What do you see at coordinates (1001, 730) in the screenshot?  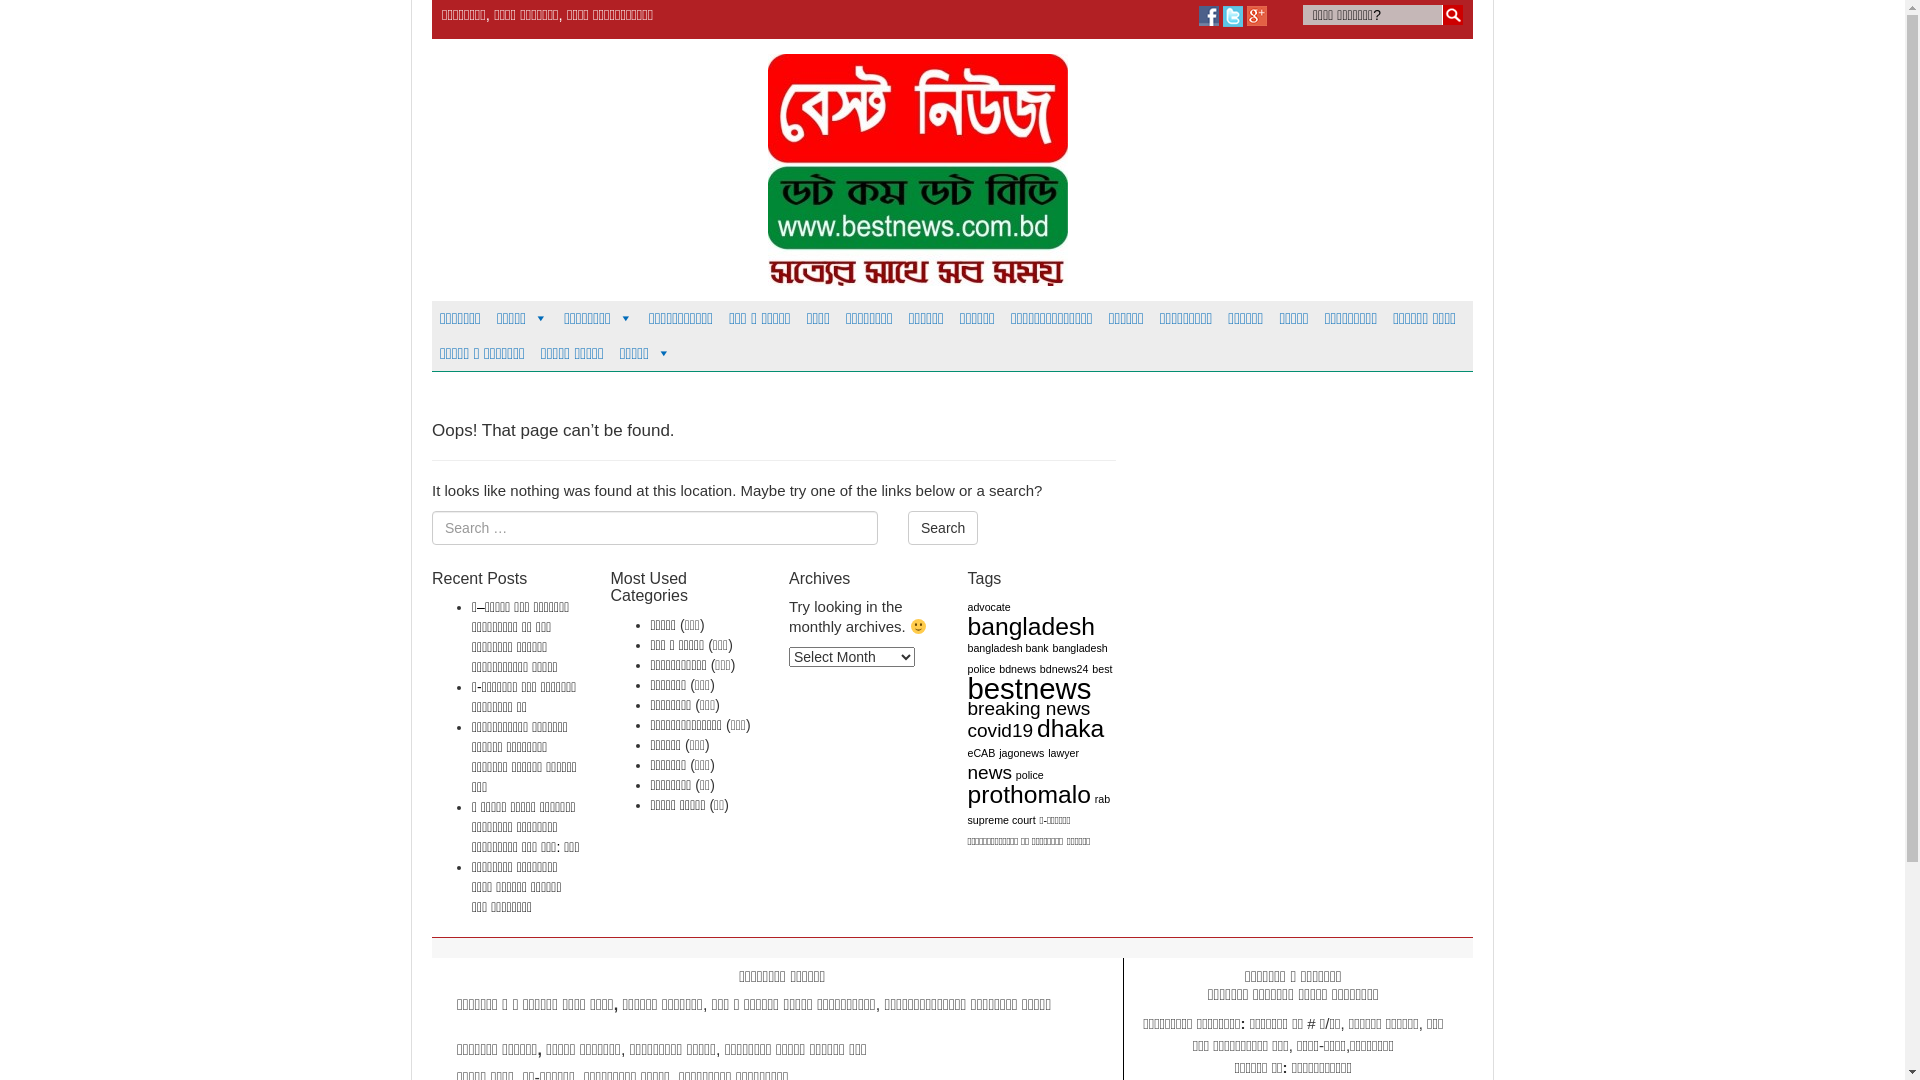 I see `'covid19'` at bounding box center [1001, 730].